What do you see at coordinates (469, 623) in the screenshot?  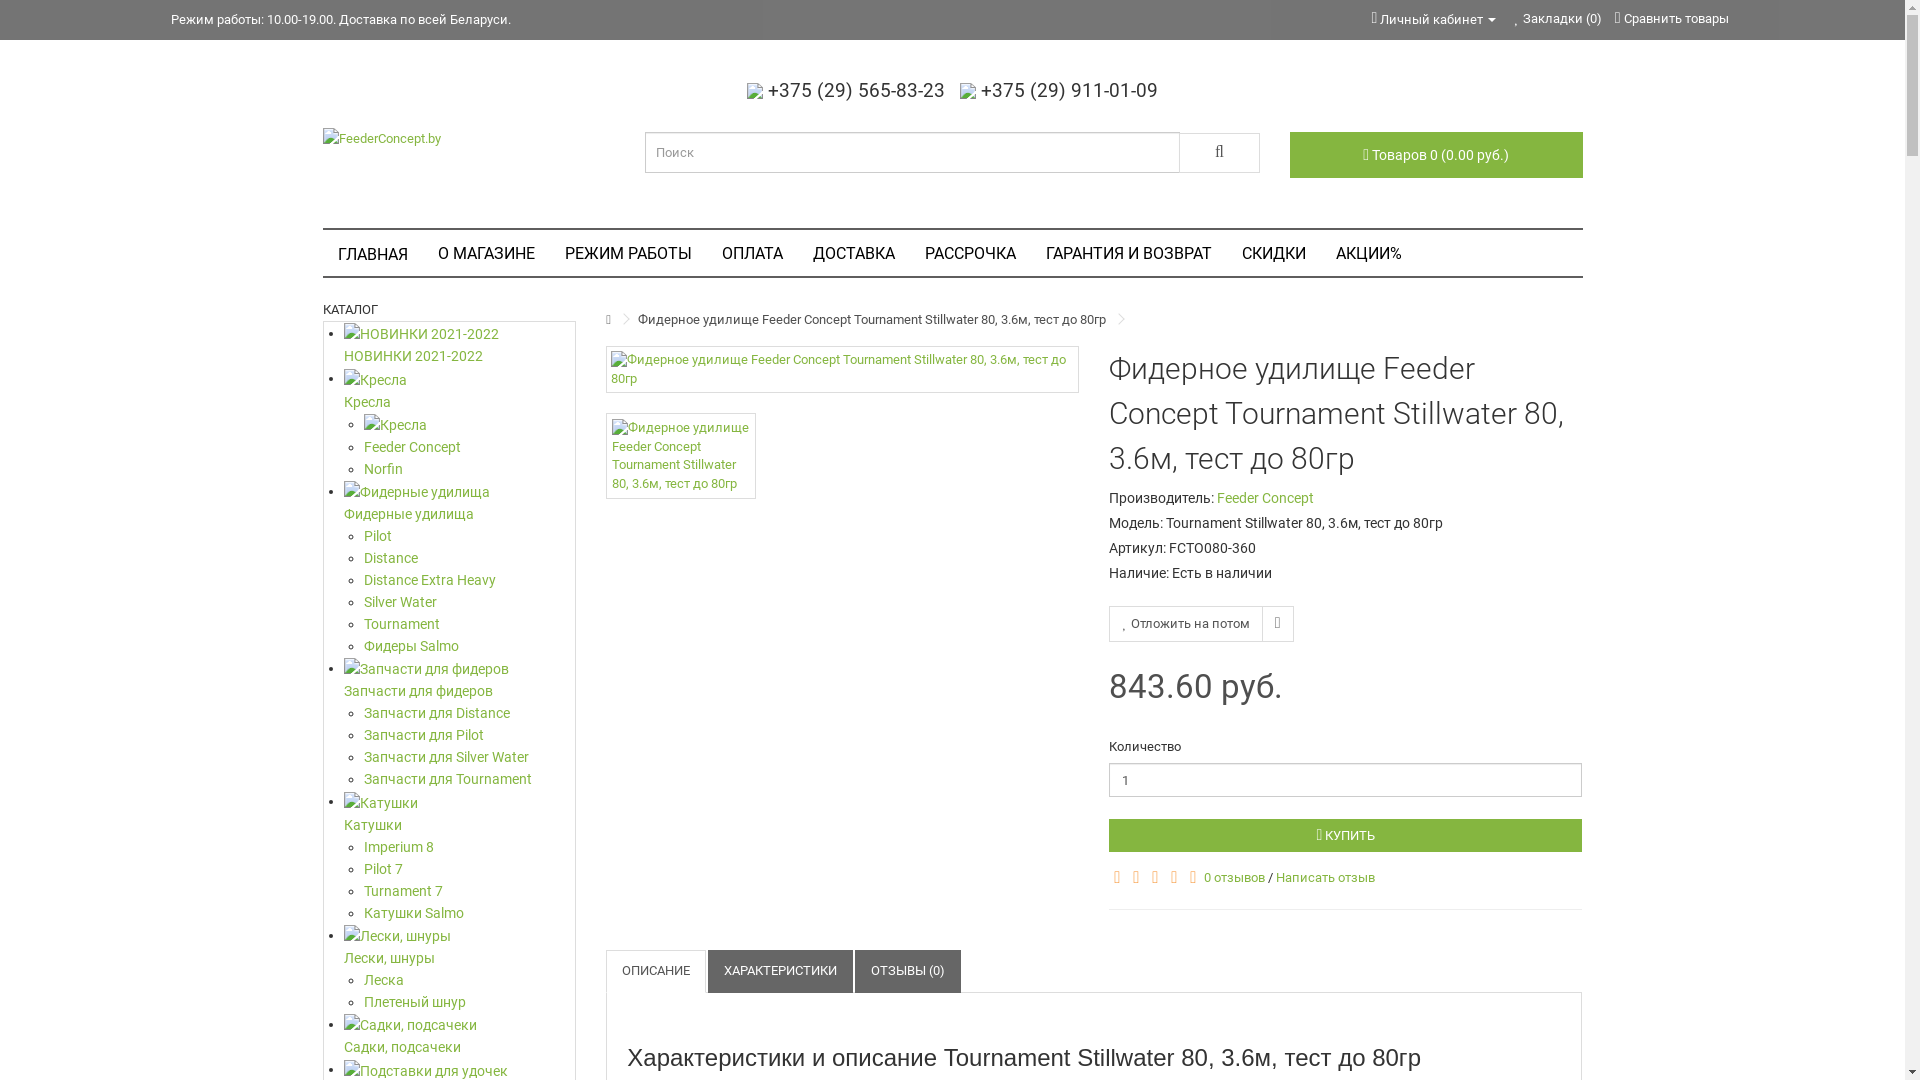 I see `'Tournament'` at bounding box center [469, 623].